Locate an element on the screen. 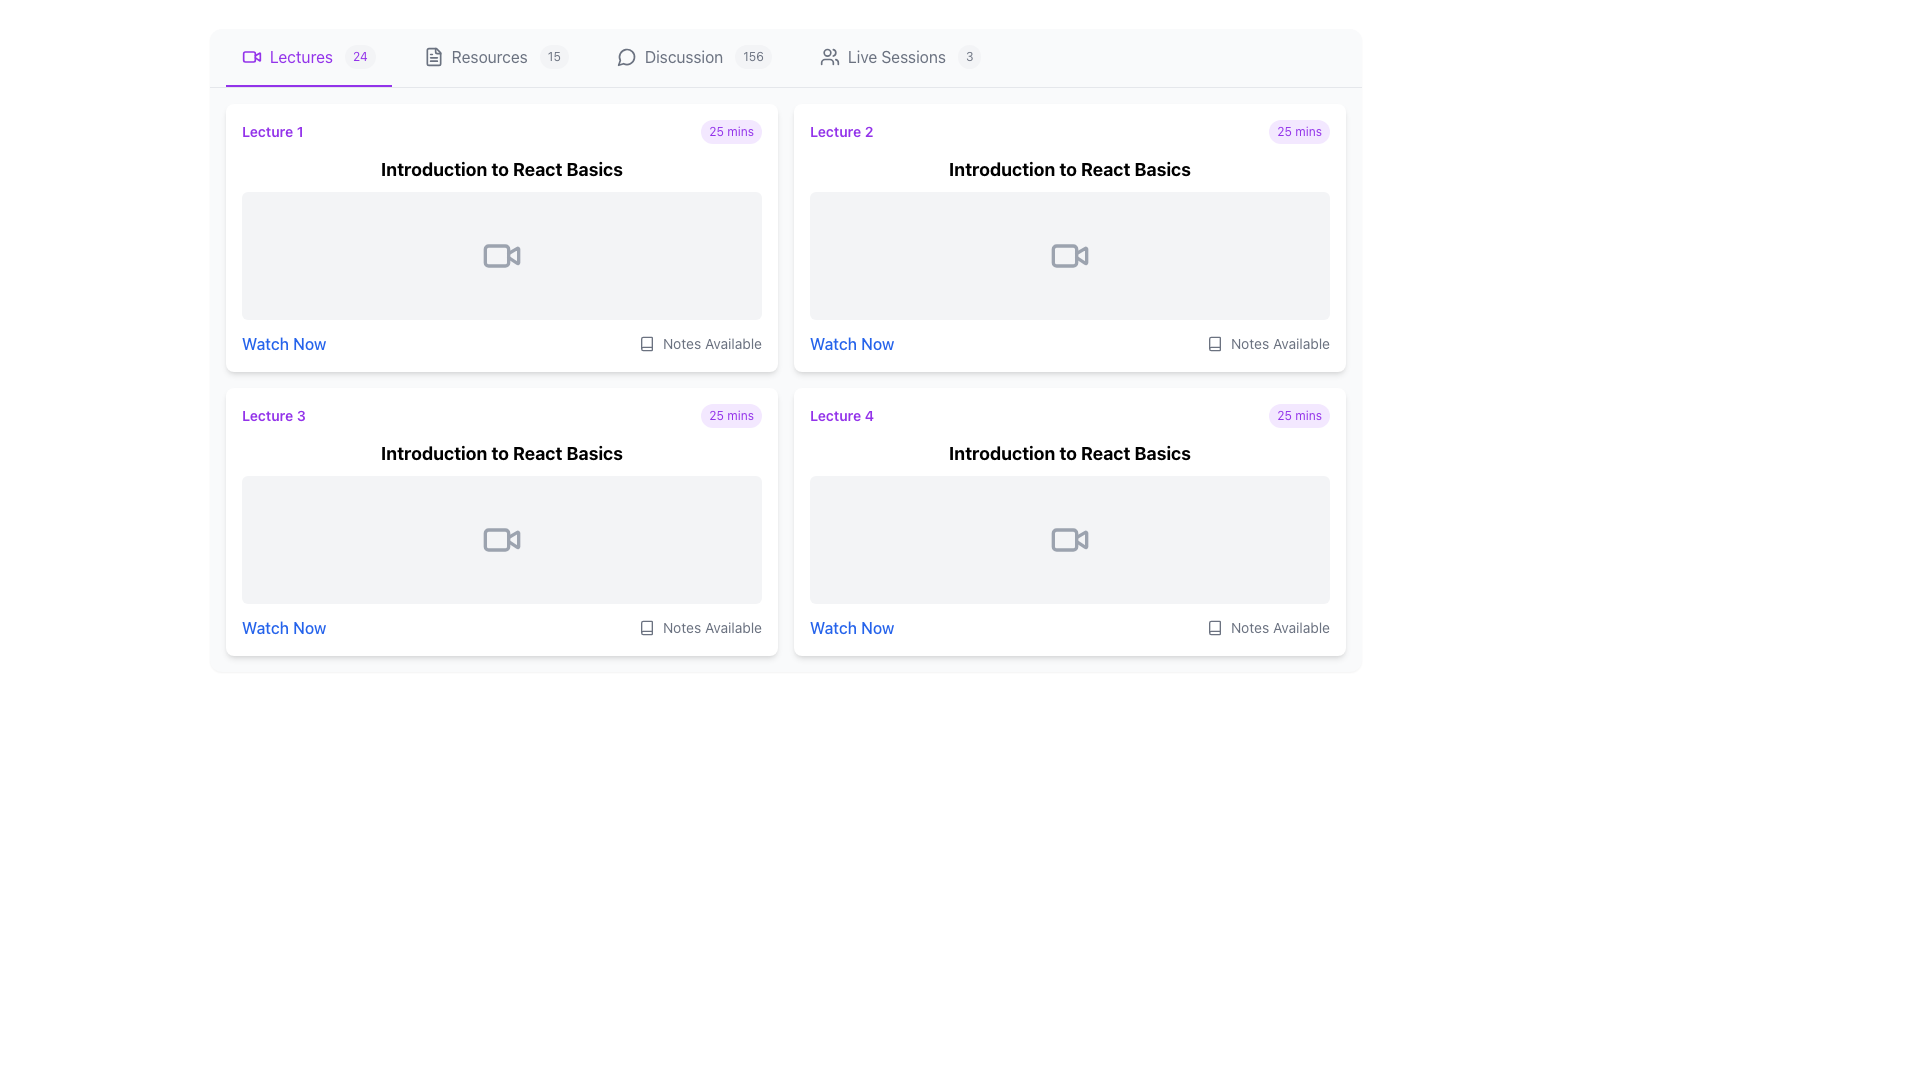  the muted gray rectangular graphical icon with rounded corners located within the video icon associated with 'Lecture 2' is located at coordinates (1064, 254).